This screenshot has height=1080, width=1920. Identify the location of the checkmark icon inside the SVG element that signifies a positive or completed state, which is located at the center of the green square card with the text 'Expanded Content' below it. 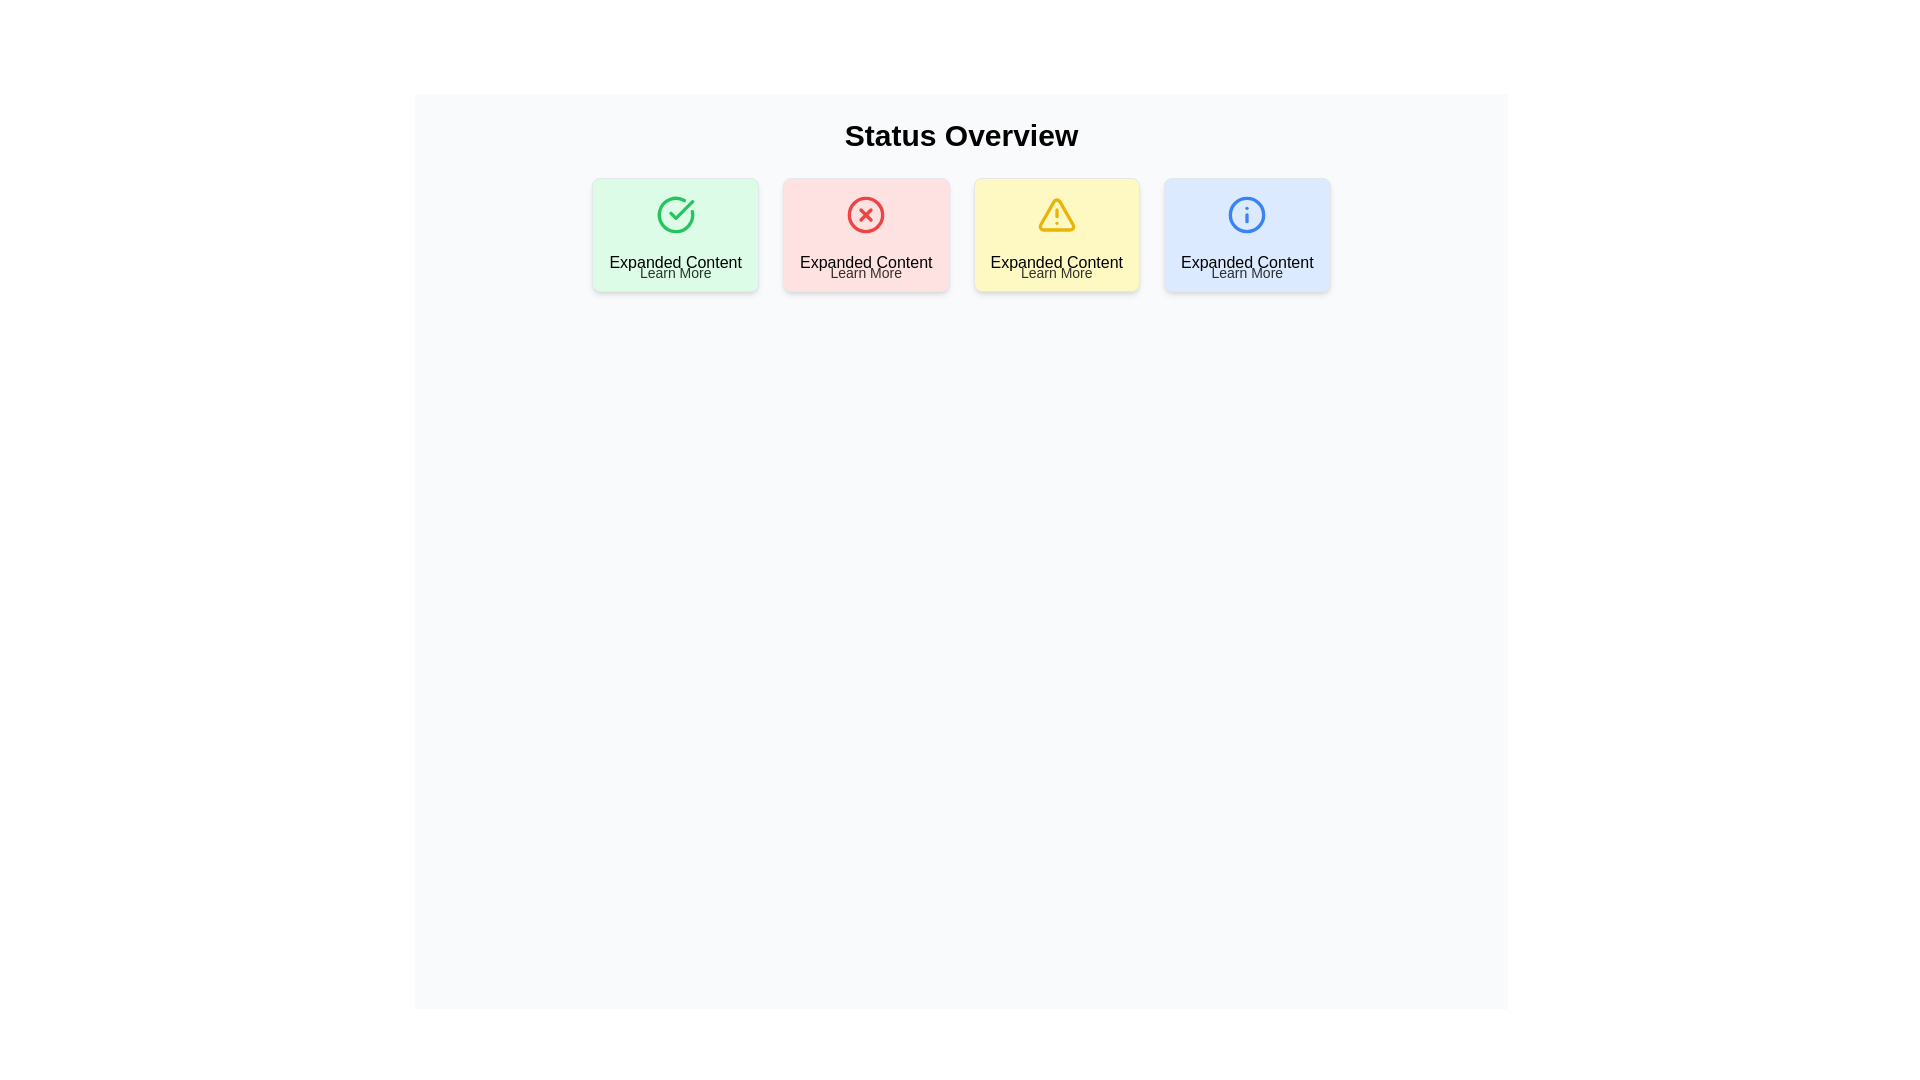
(681, 209).